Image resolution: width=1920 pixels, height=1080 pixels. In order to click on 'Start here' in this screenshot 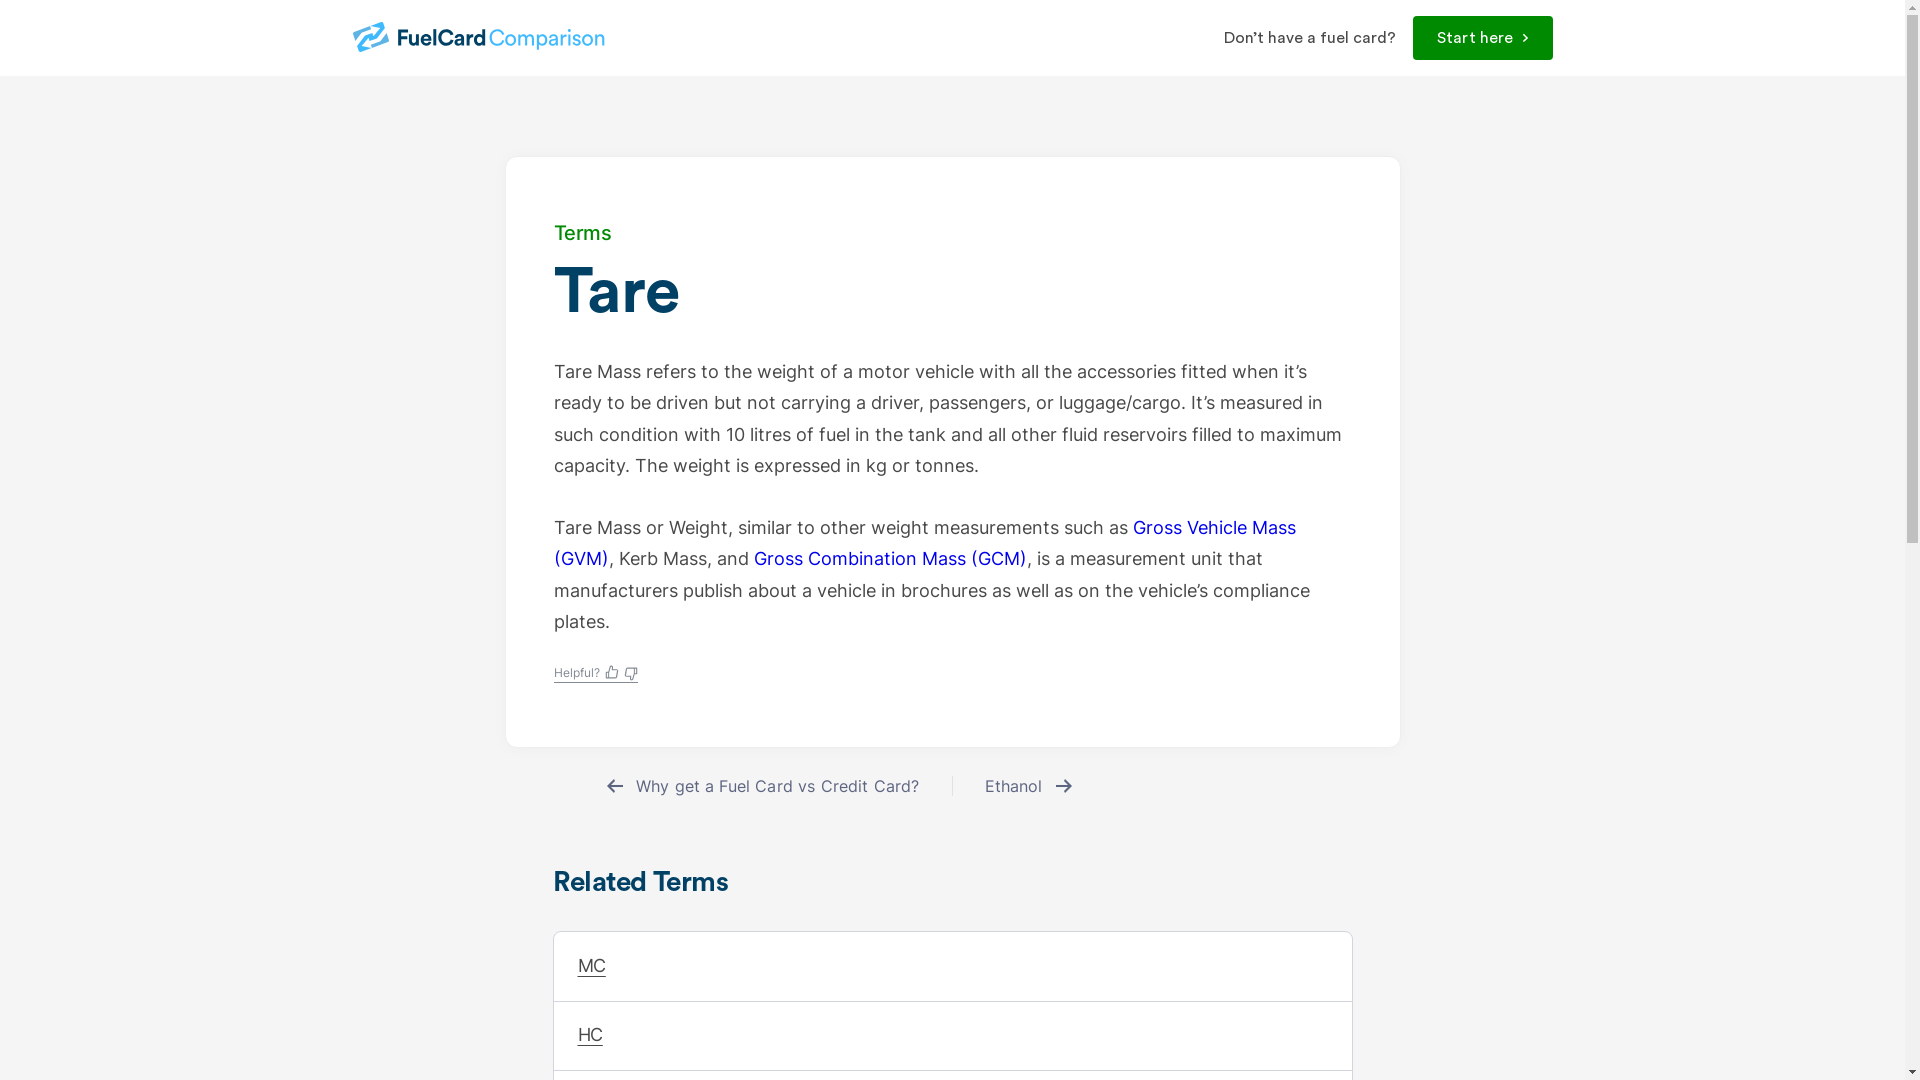, I will do `click(1483, 38)`.